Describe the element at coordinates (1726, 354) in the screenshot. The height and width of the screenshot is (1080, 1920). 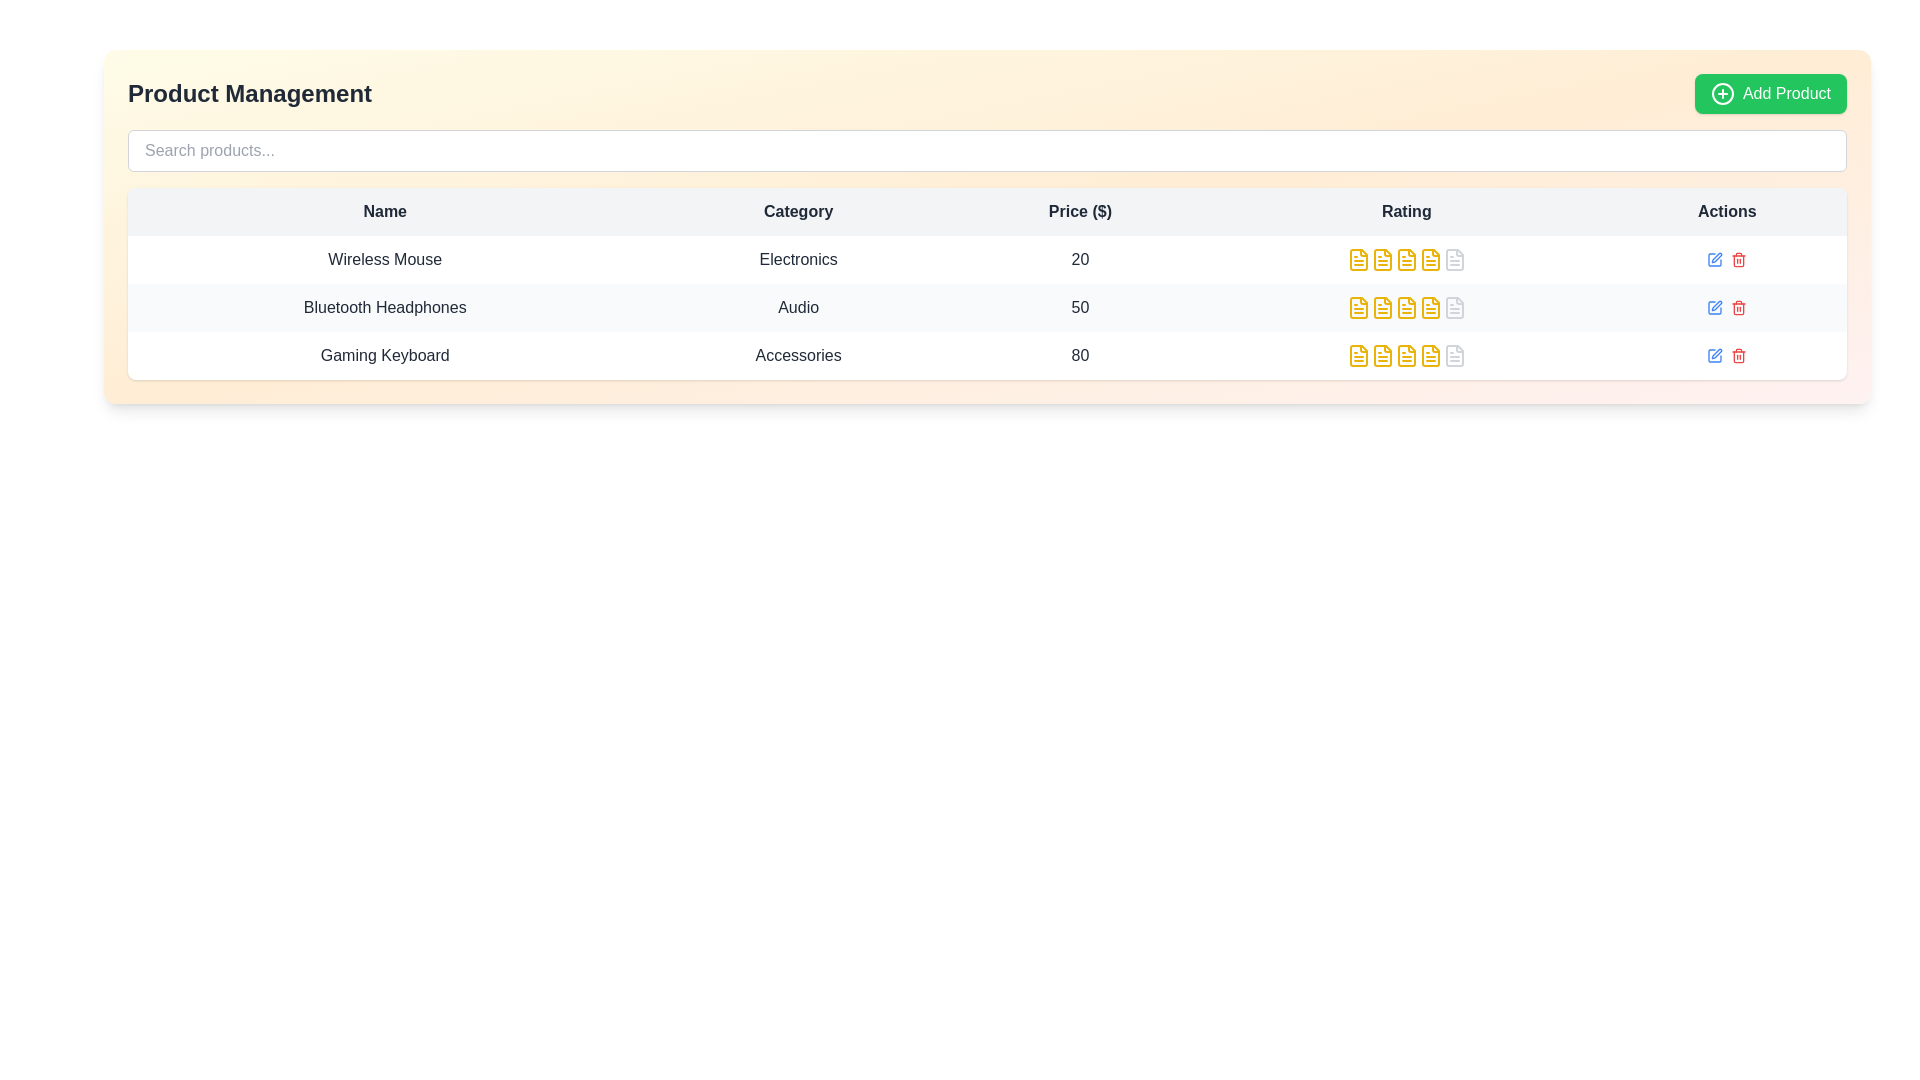
I see `the group of interactive icons located in the rightmost column of the row that contains 'Gaming Keyboard' in the 'Actions' column` at that location.